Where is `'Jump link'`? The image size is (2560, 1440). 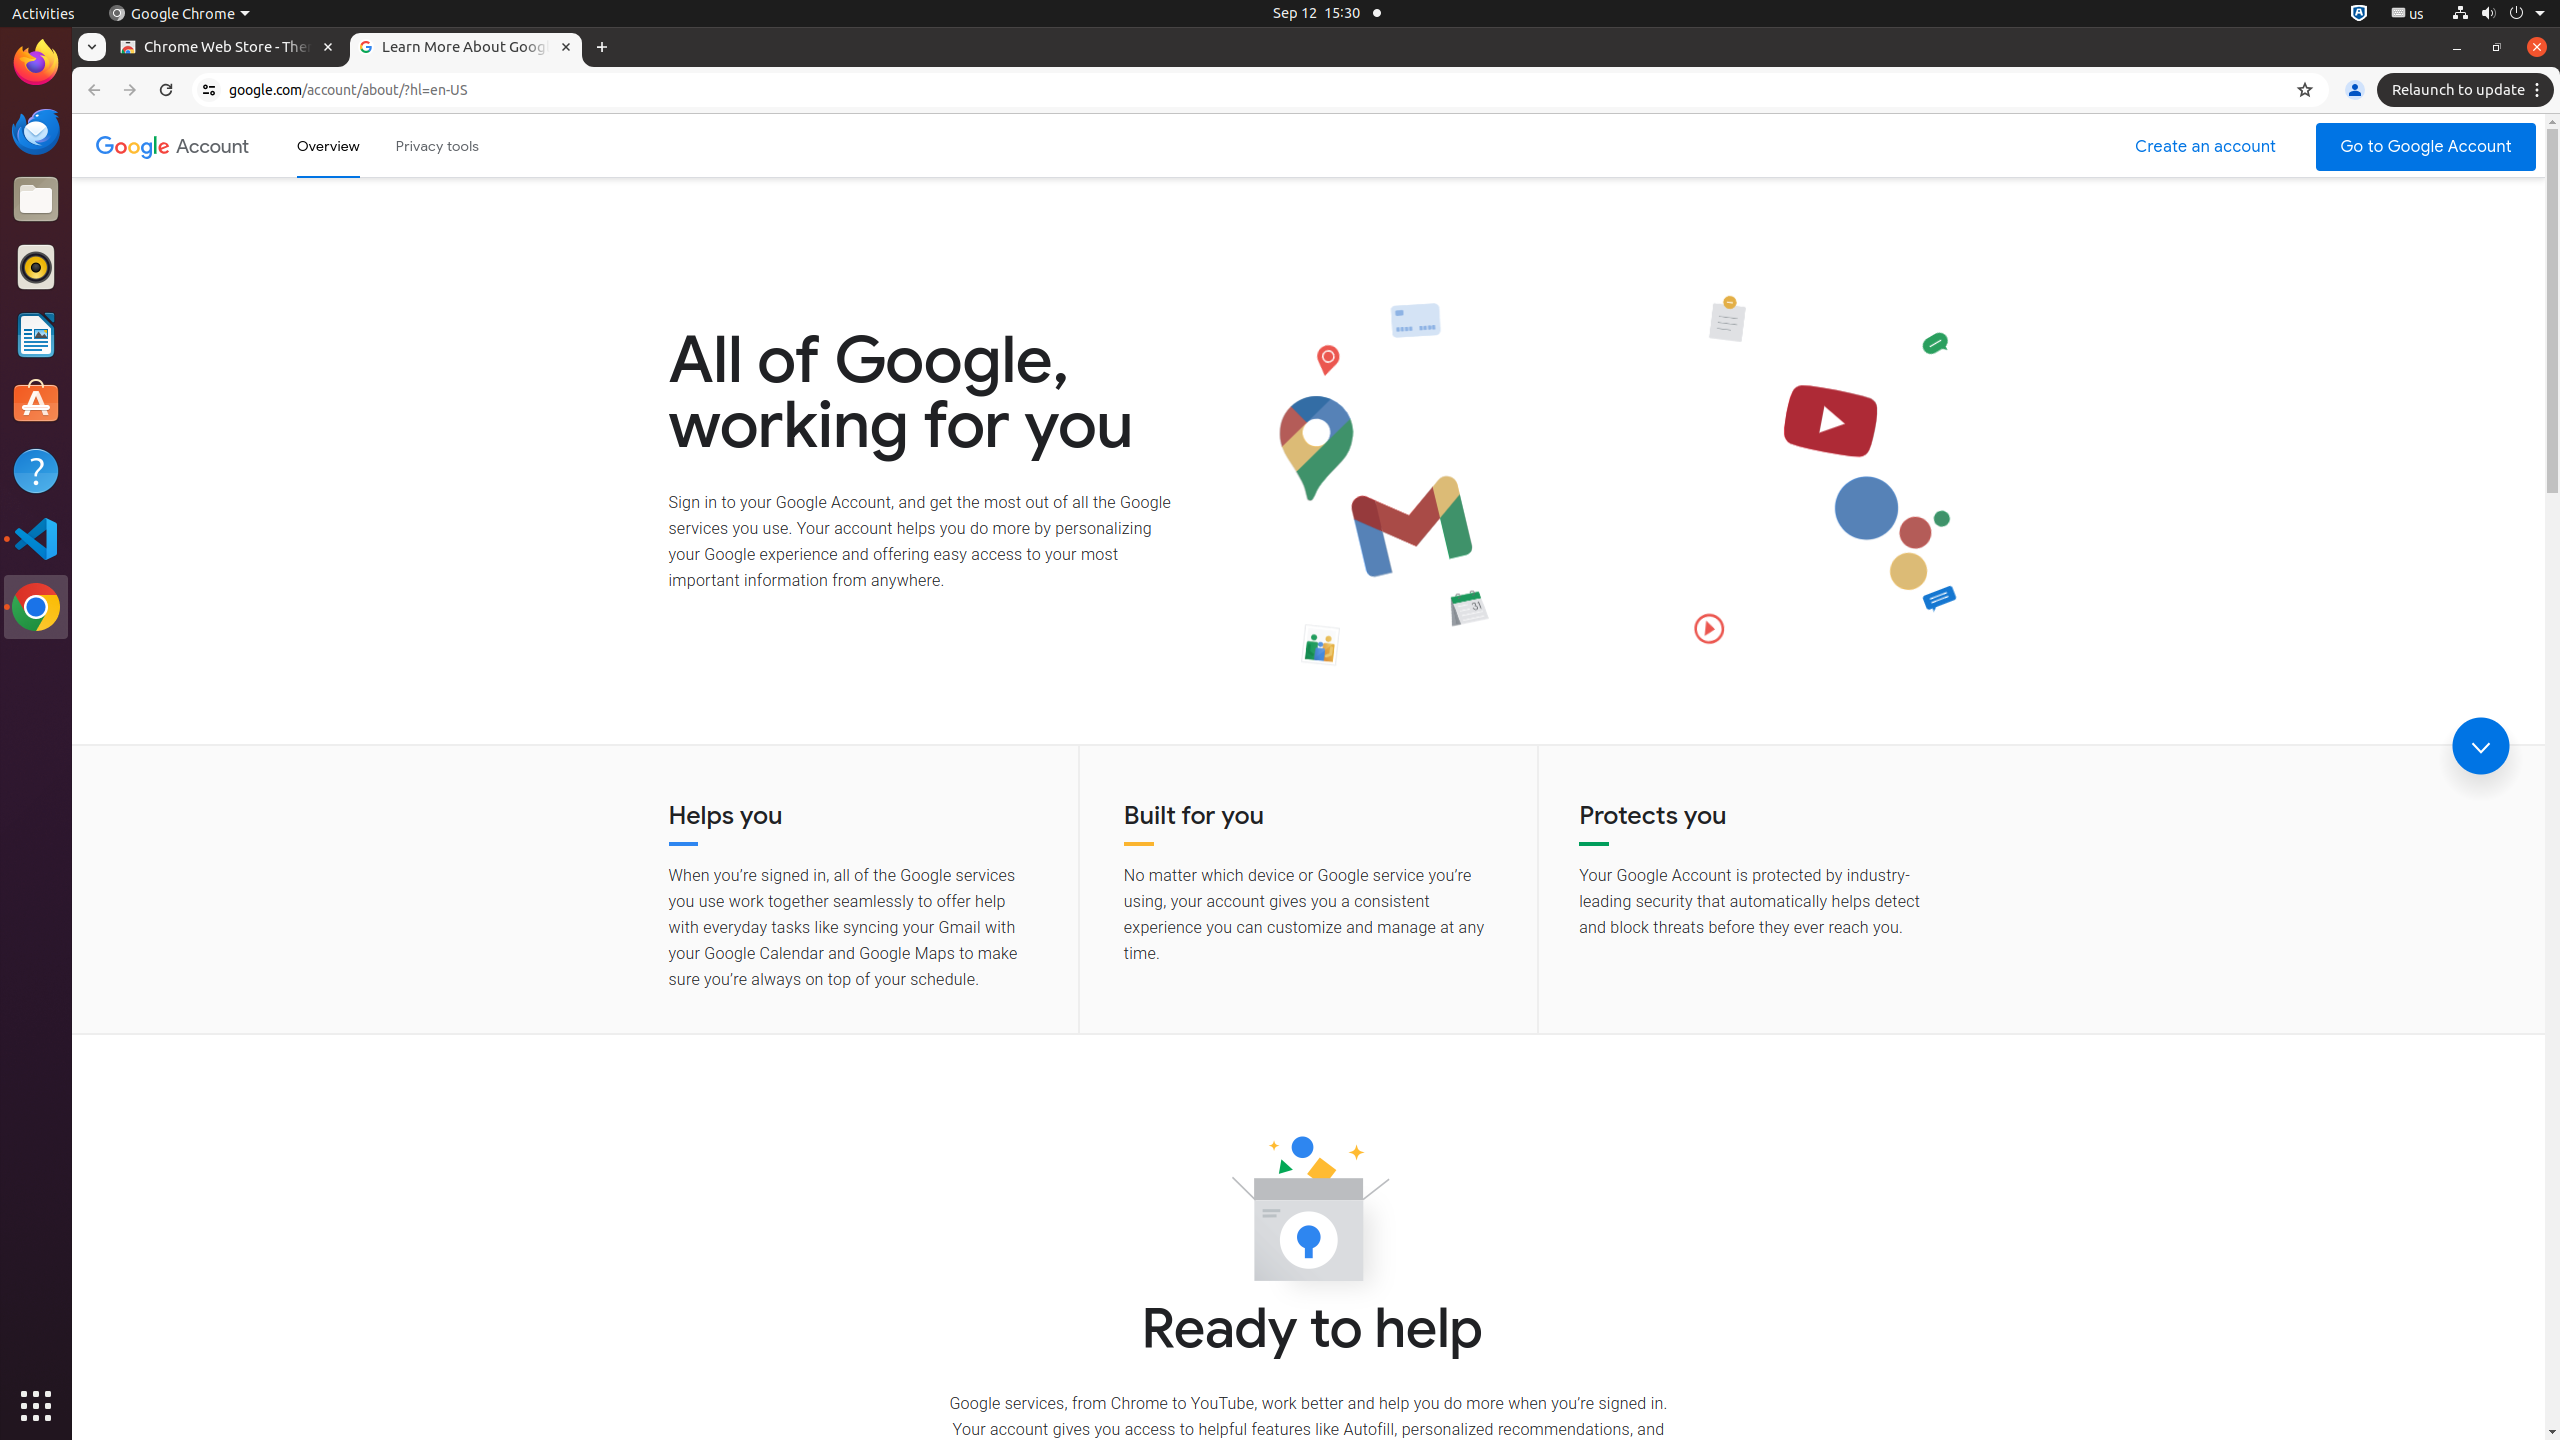 'Jump link' is located at coordinates (2479, 746).